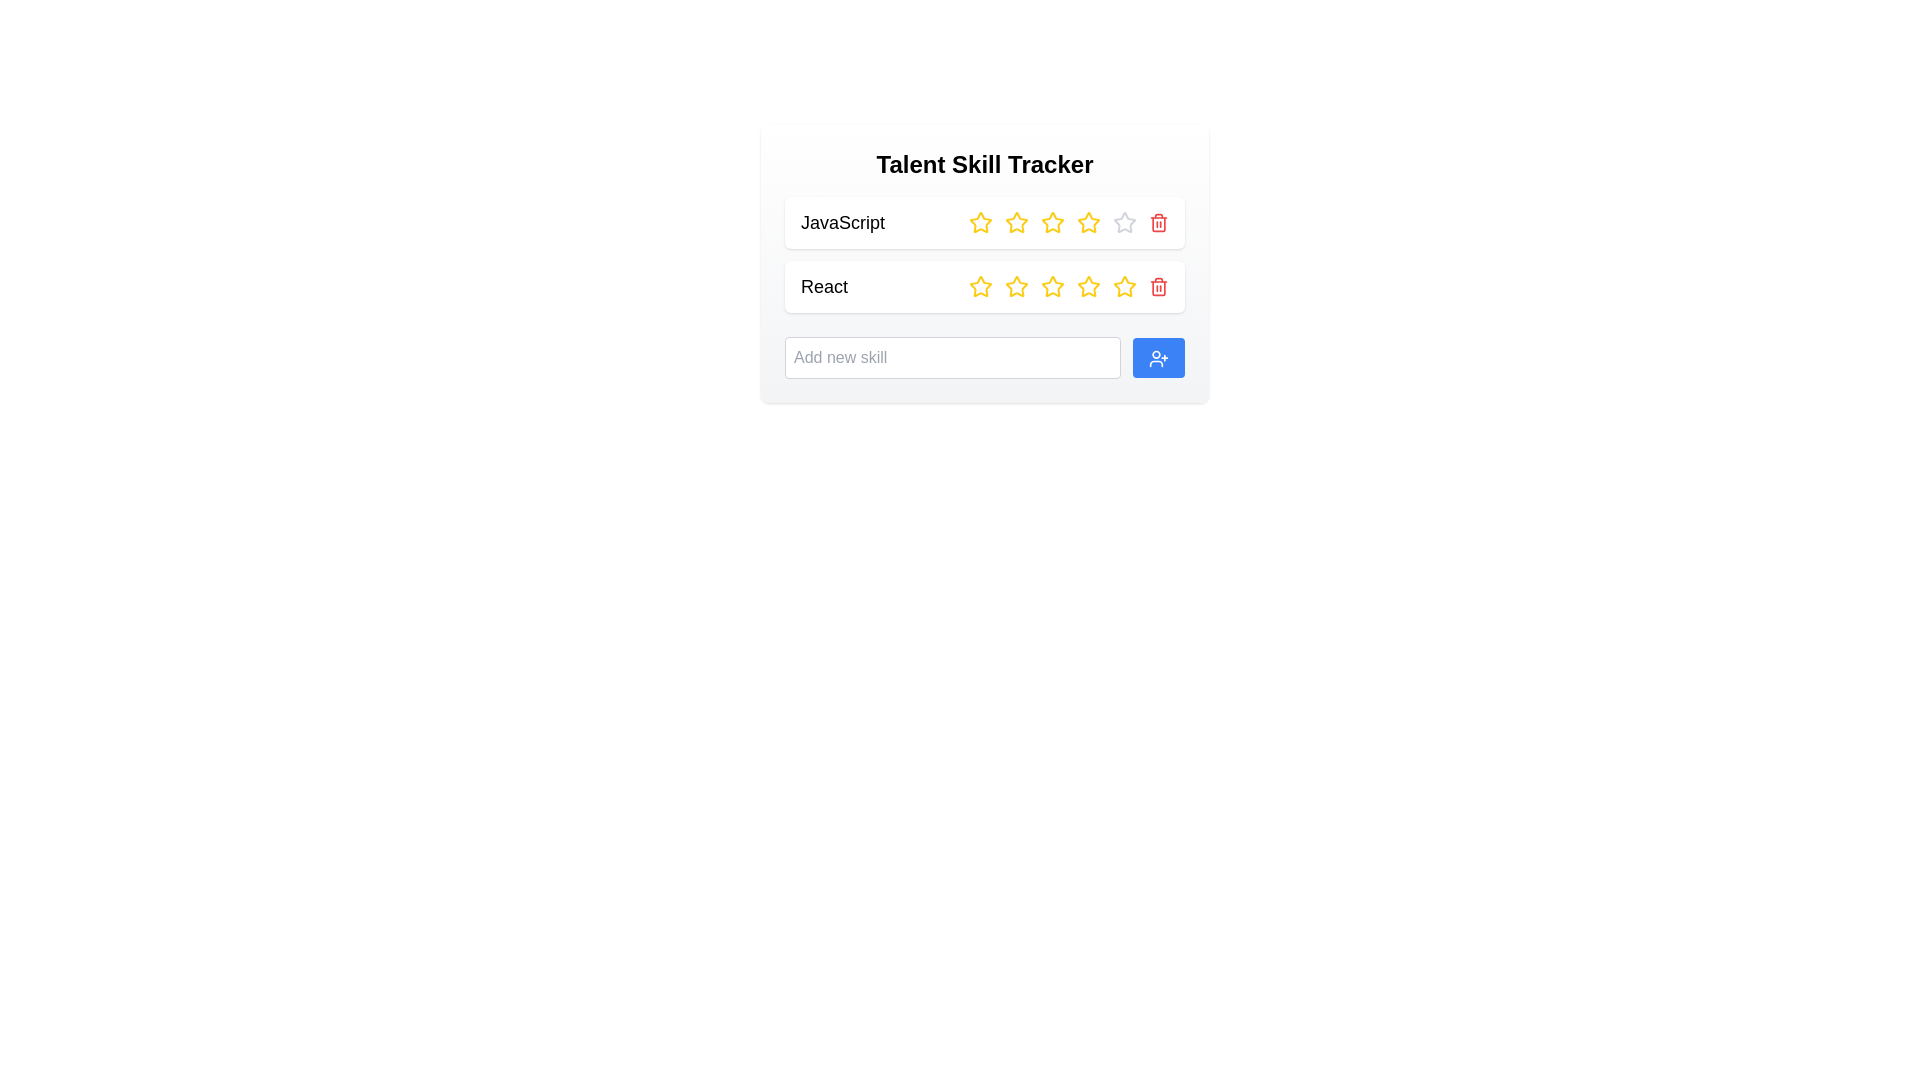 The width and height of the screenshot is (1920, 1080). I want to click on the fifth yellow outlined star icon in the rating row labeled 'React' on the 'Talent Skill Tracker' card, so click(1088, 286).